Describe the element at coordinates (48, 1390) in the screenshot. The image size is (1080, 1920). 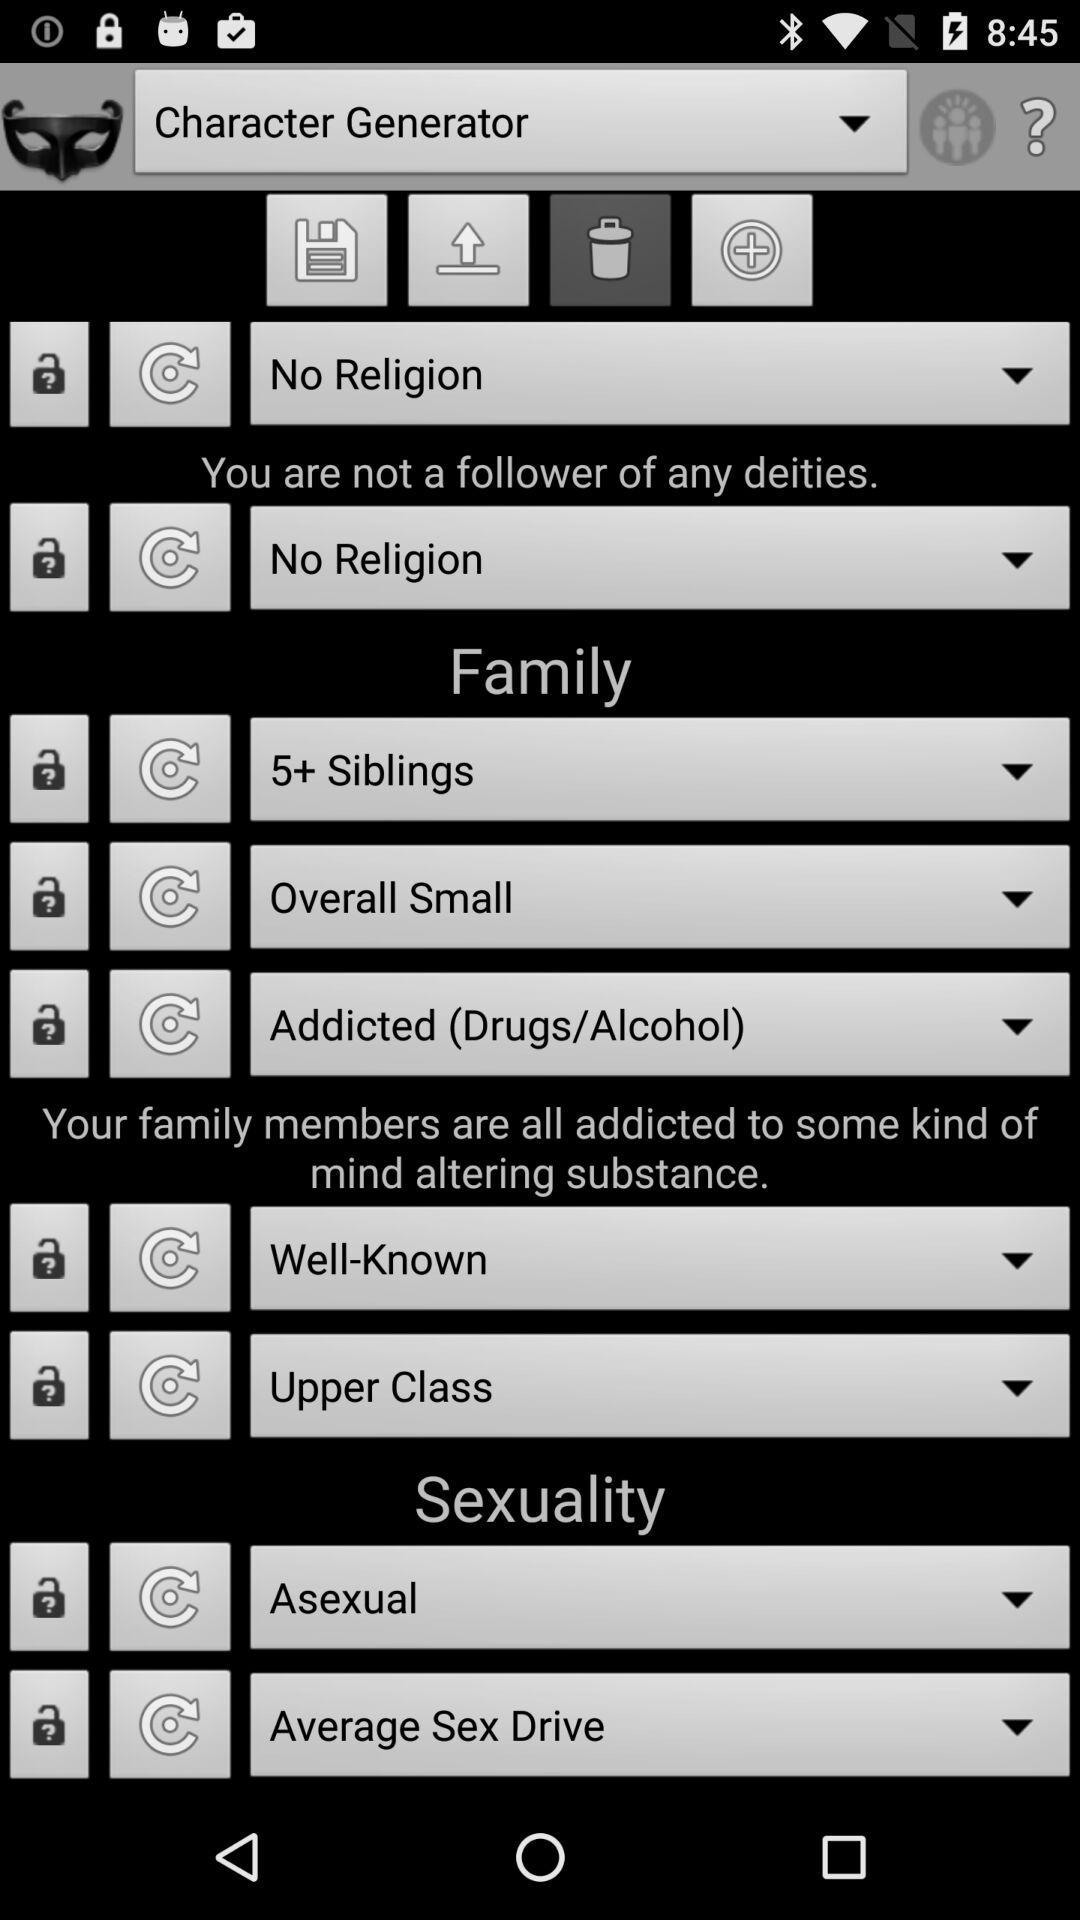
I see `lock page` at that location.